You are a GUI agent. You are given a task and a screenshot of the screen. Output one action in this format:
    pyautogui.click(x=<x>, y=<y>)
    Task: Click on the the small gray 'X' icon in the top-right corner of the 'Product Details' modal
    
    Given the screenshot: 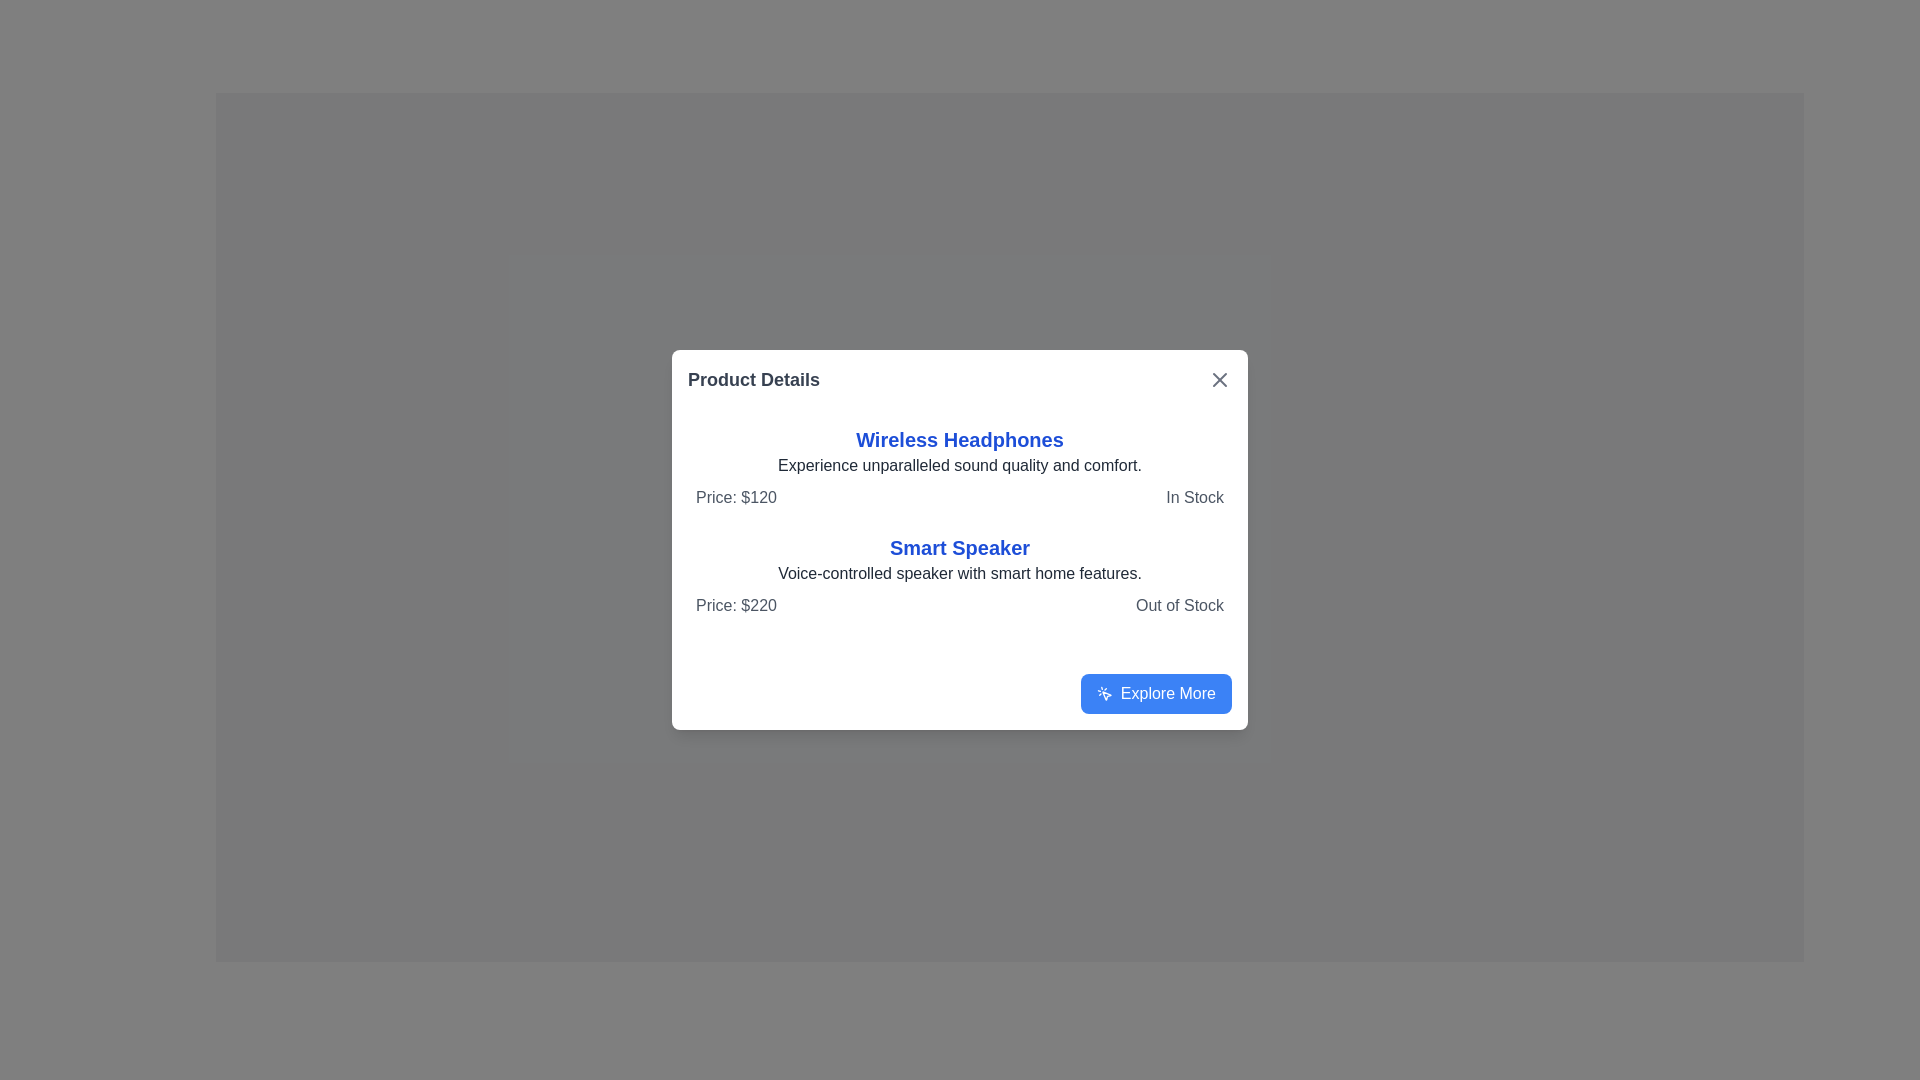 What is the action you would take?
    pyautogui.click(x=1218, y=380)
    